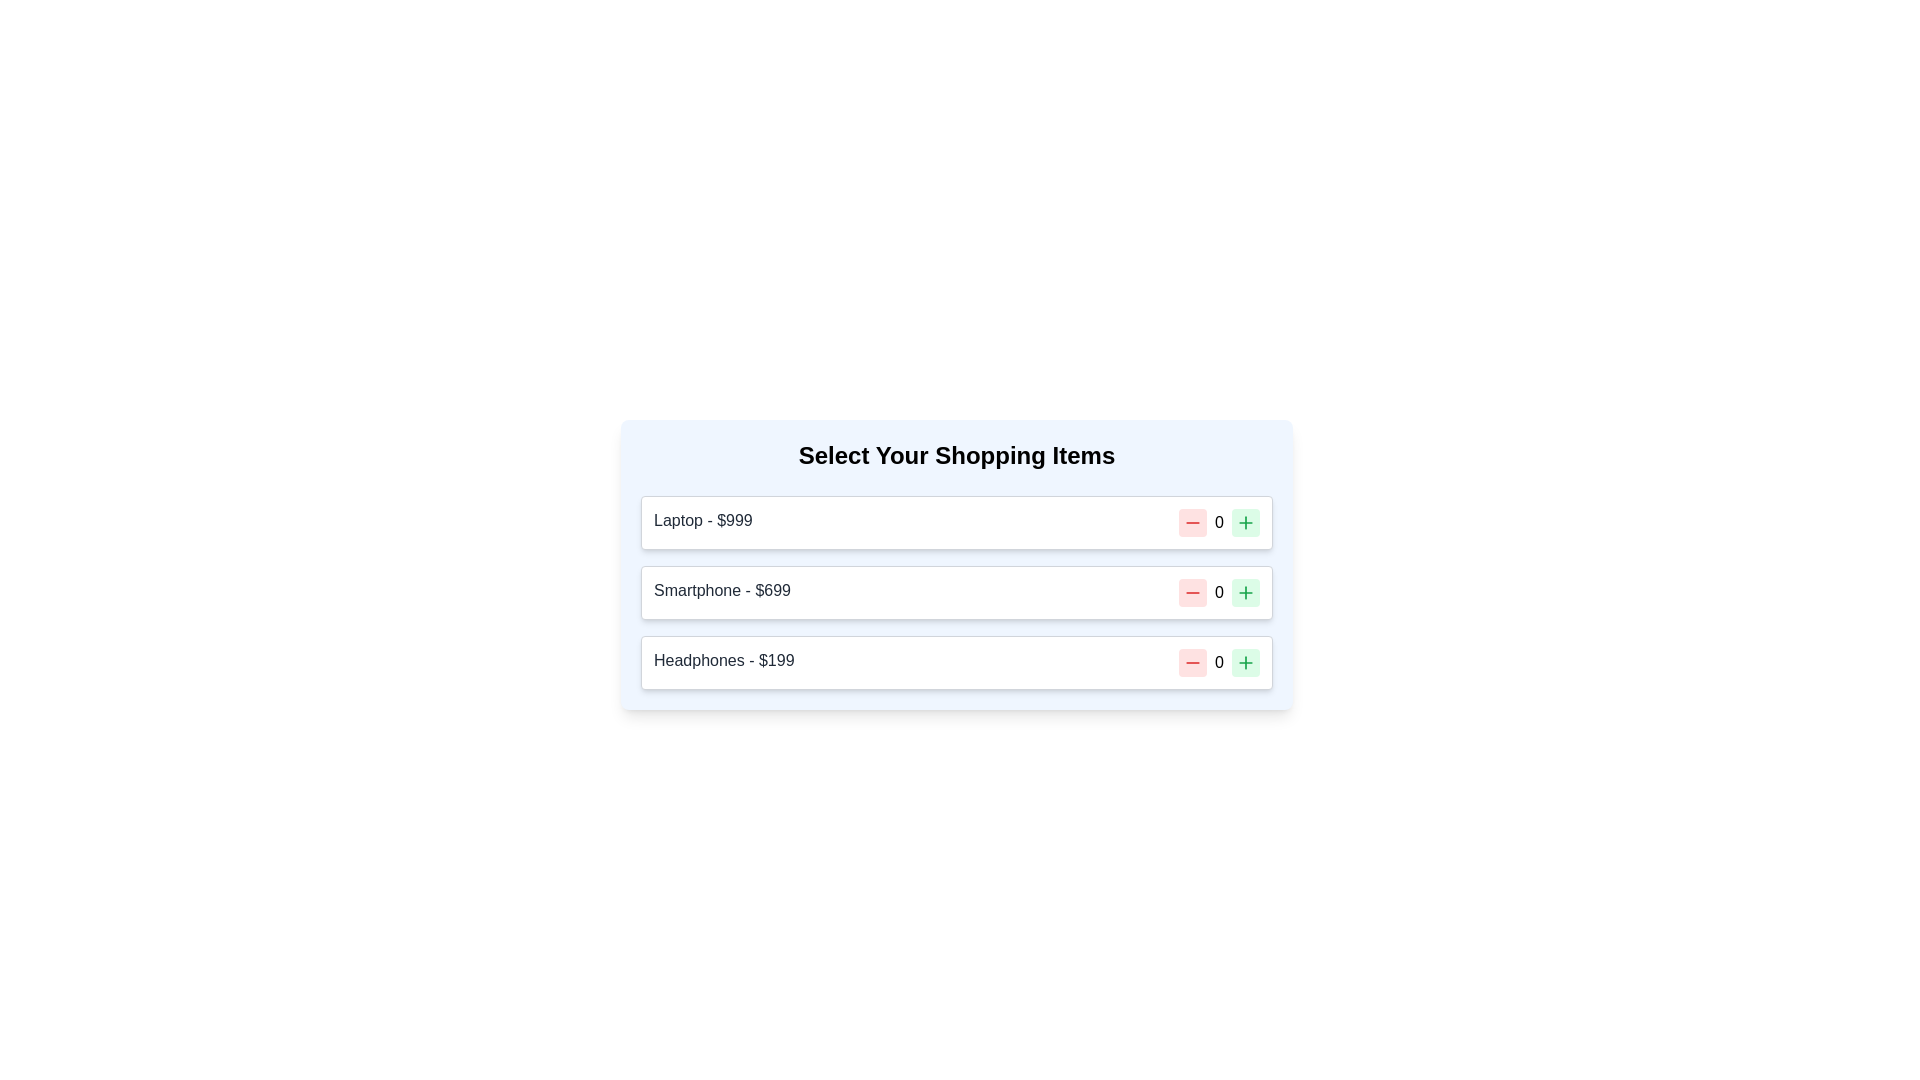  I want to click on the decrement button for the 'Laptop' item in the user's cart, so click(1193, 522).